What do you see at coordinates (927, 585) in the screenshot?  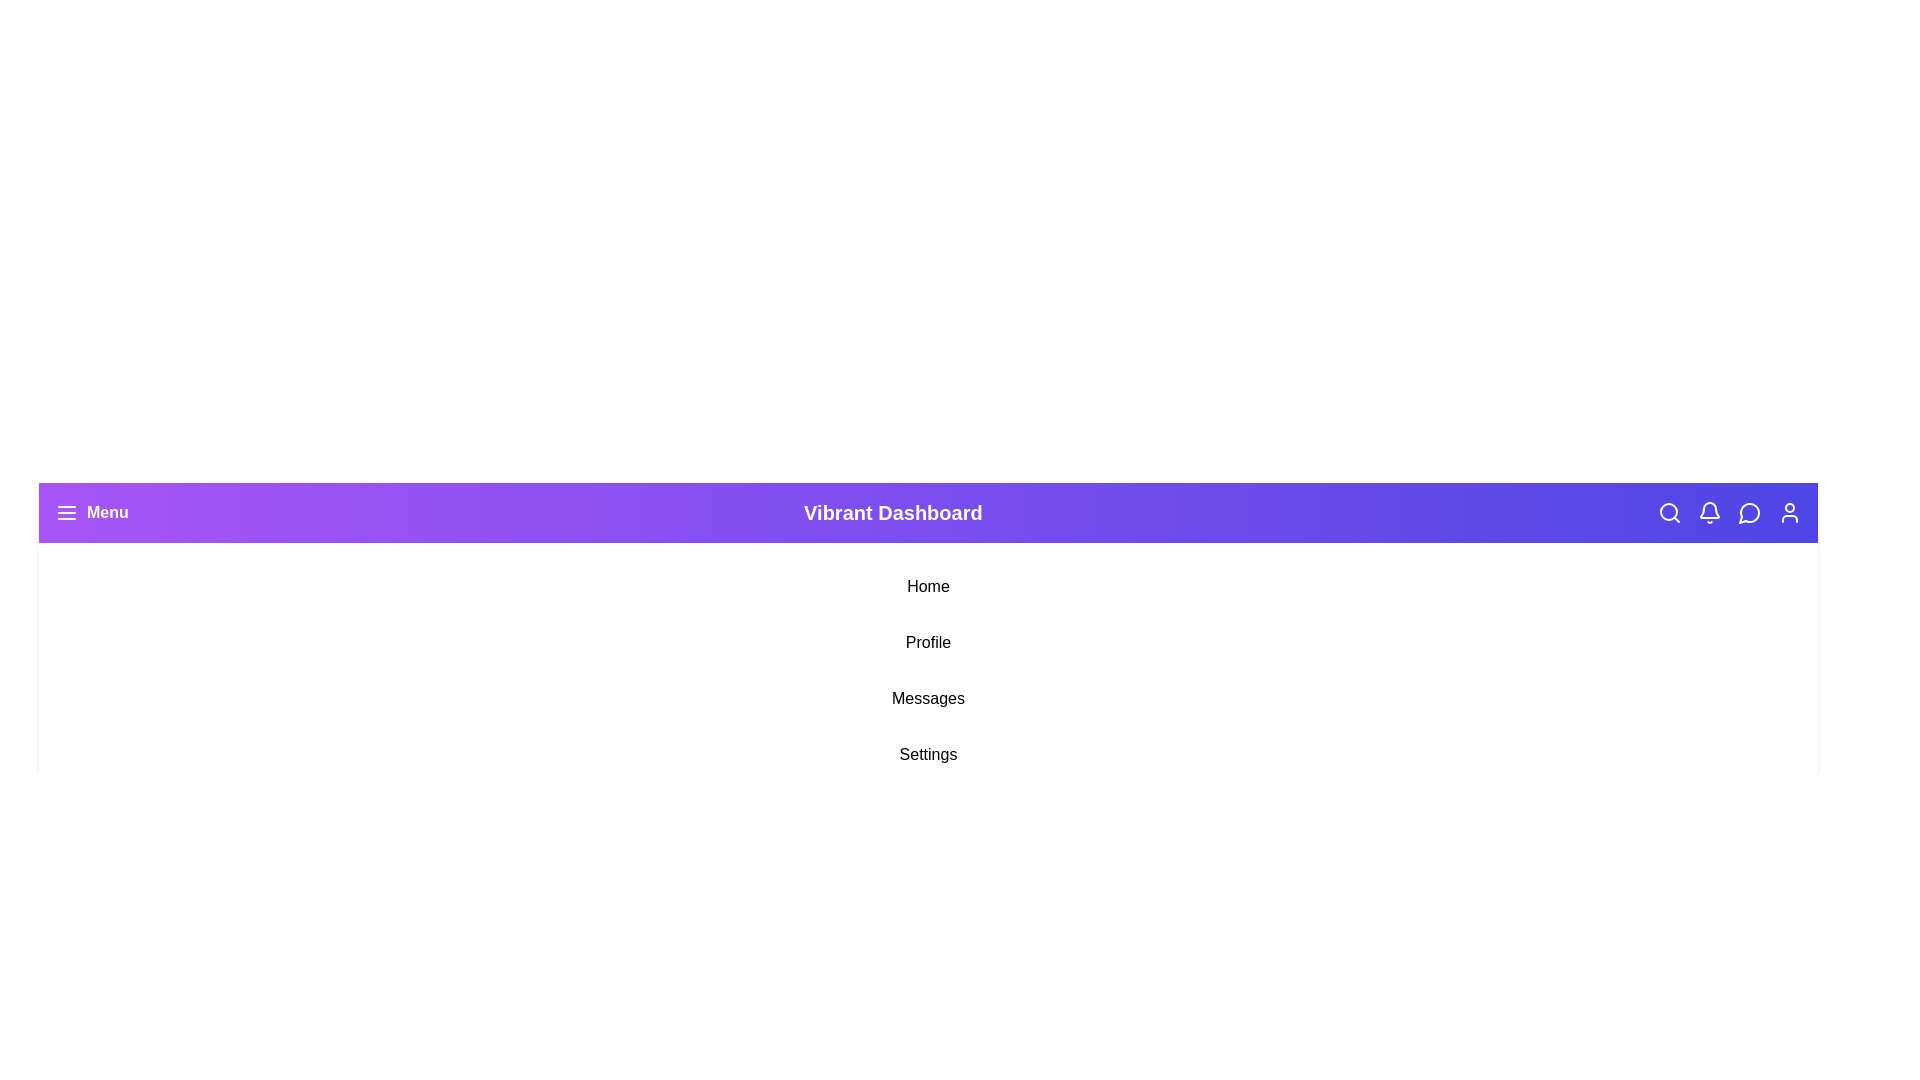 I see `the menu option Home to navigate to the respective page` at bounding box center [927, 585].